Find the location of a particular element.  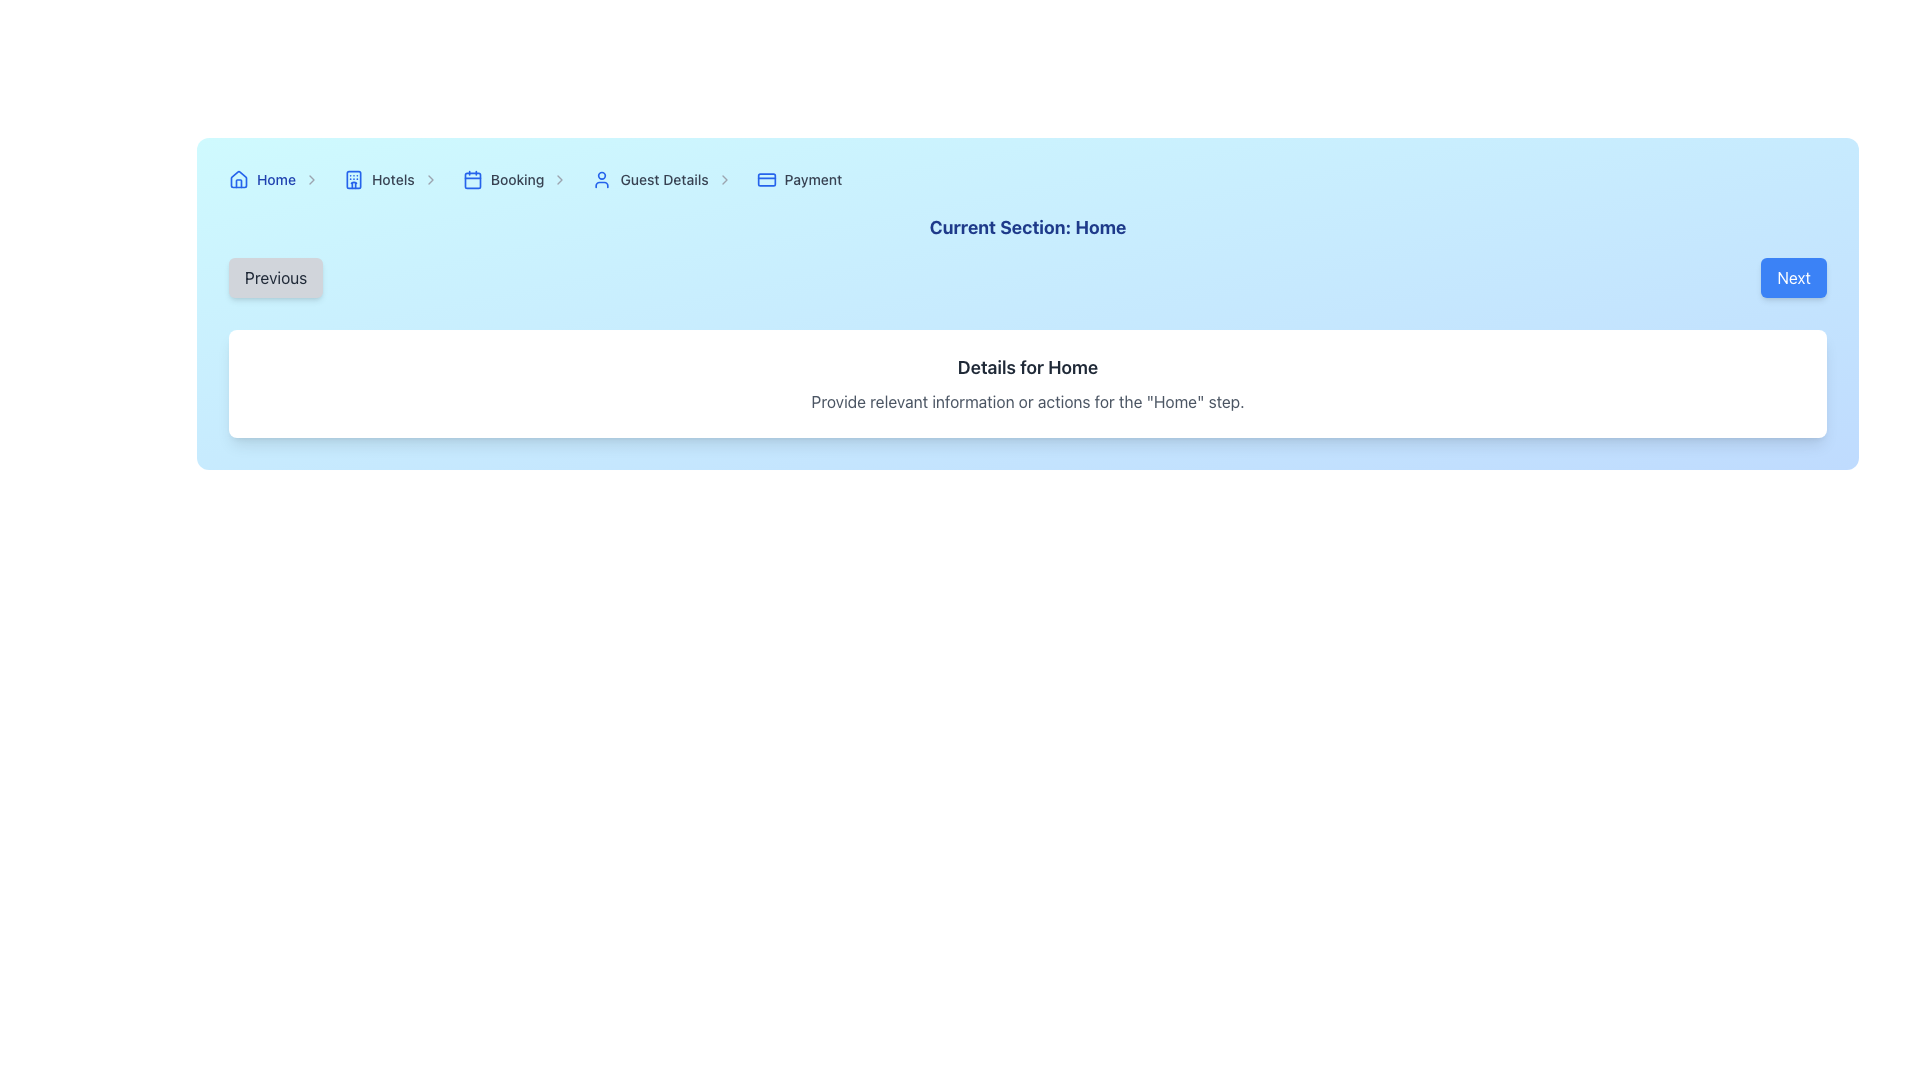

the house icon with a blue outline located next to the text 'Home' in the breadcrumb navigation bar is located at coordinates (239, 180).